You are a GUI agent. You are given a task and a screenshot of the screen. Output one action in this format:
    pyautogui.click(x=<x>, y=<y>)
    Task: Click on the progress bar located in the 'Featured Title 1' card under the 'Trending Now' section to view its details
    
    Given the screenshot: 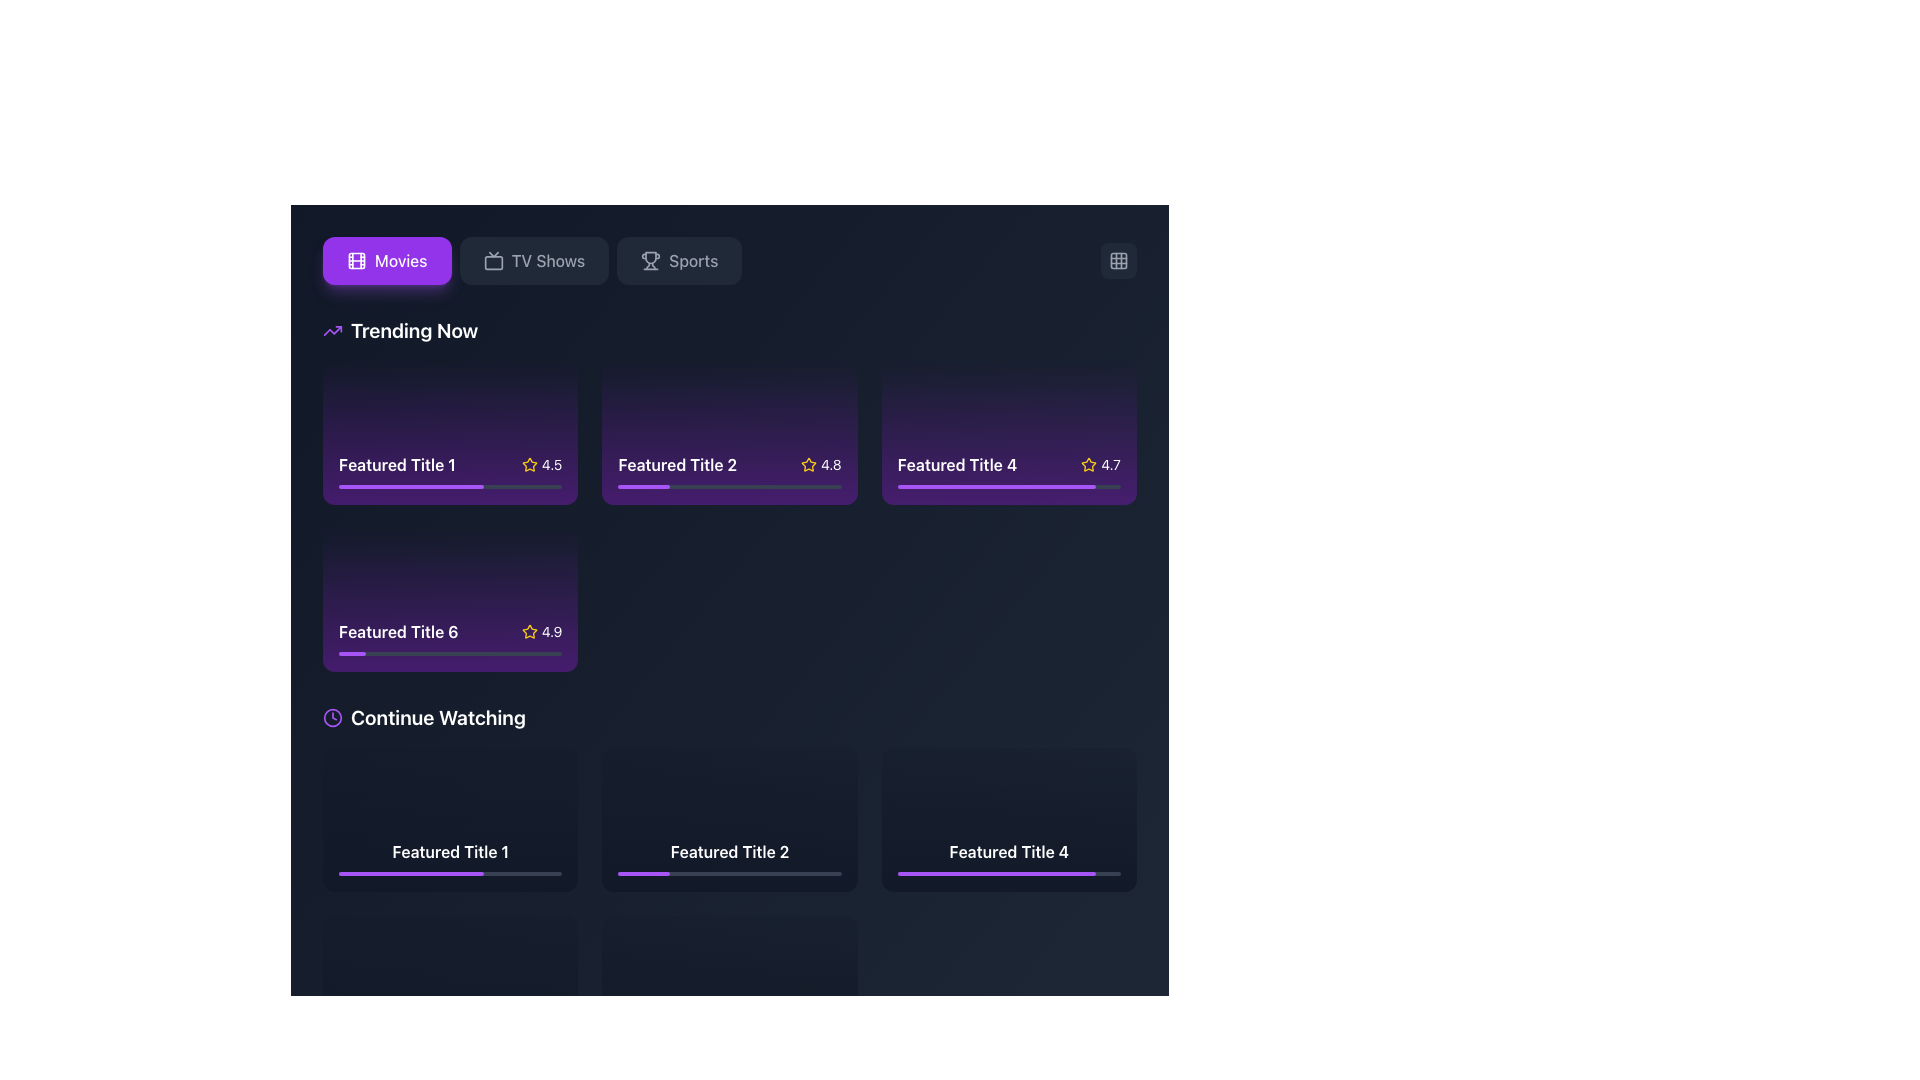 What is the action you would take?
    pyautogui.click(x=410, y=486)
    